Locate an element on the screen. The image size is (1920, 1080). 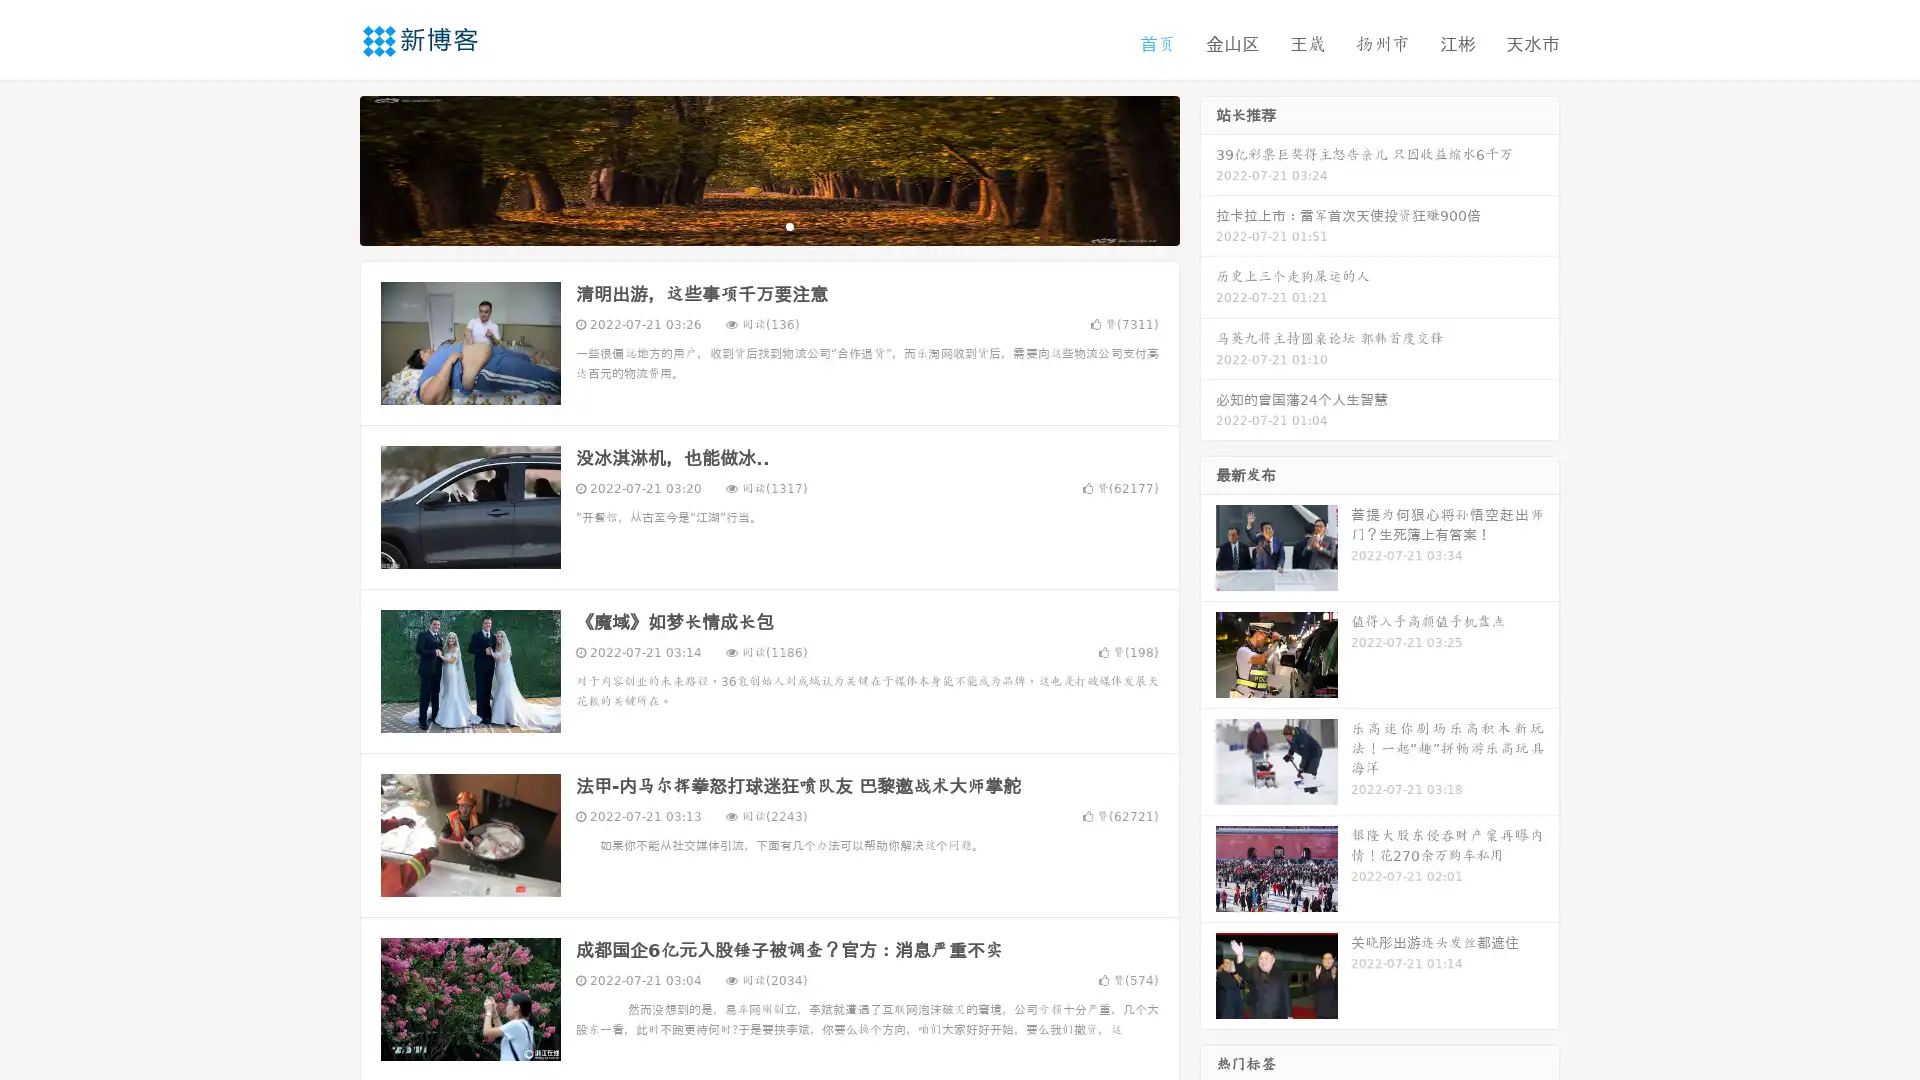
Previous slide is located at coordinates (330, 168).